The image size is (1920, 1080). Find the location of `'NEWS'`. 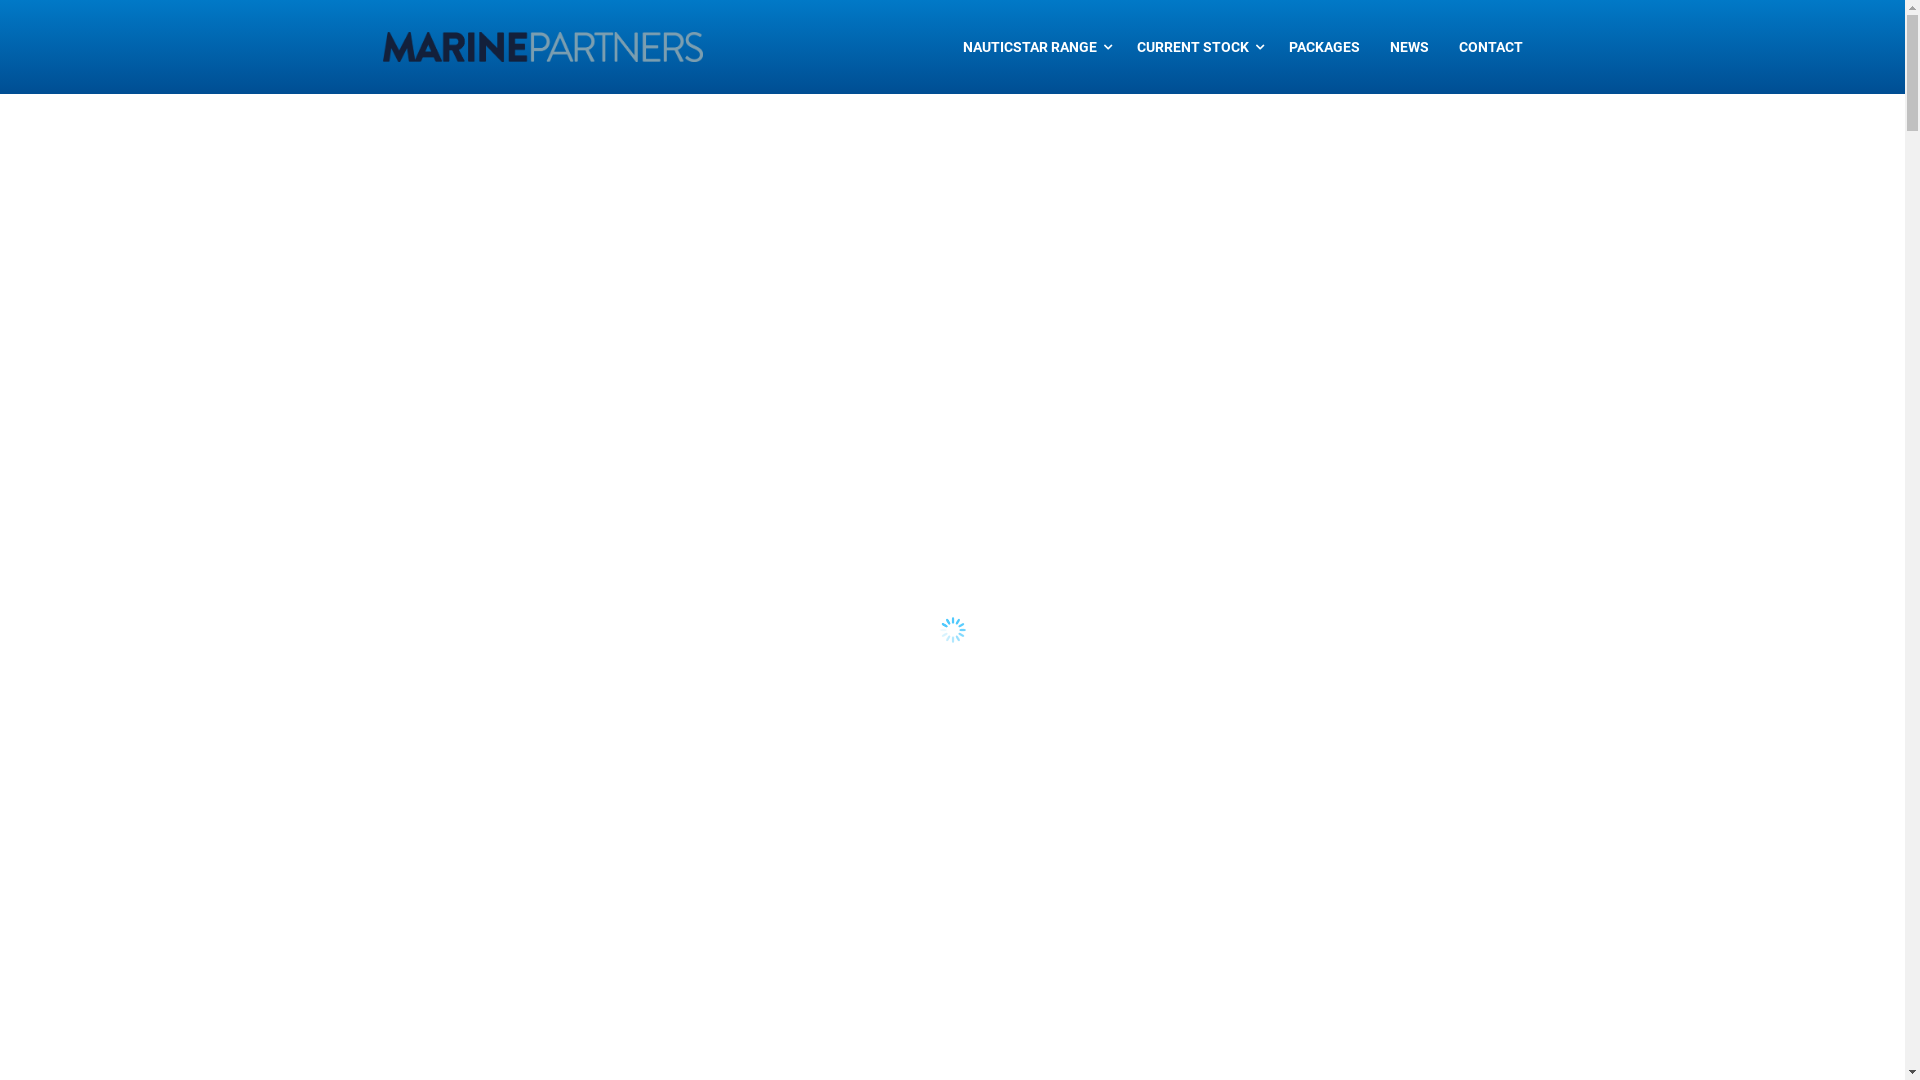

'NEWS' is located at coordinates (1372, 45).